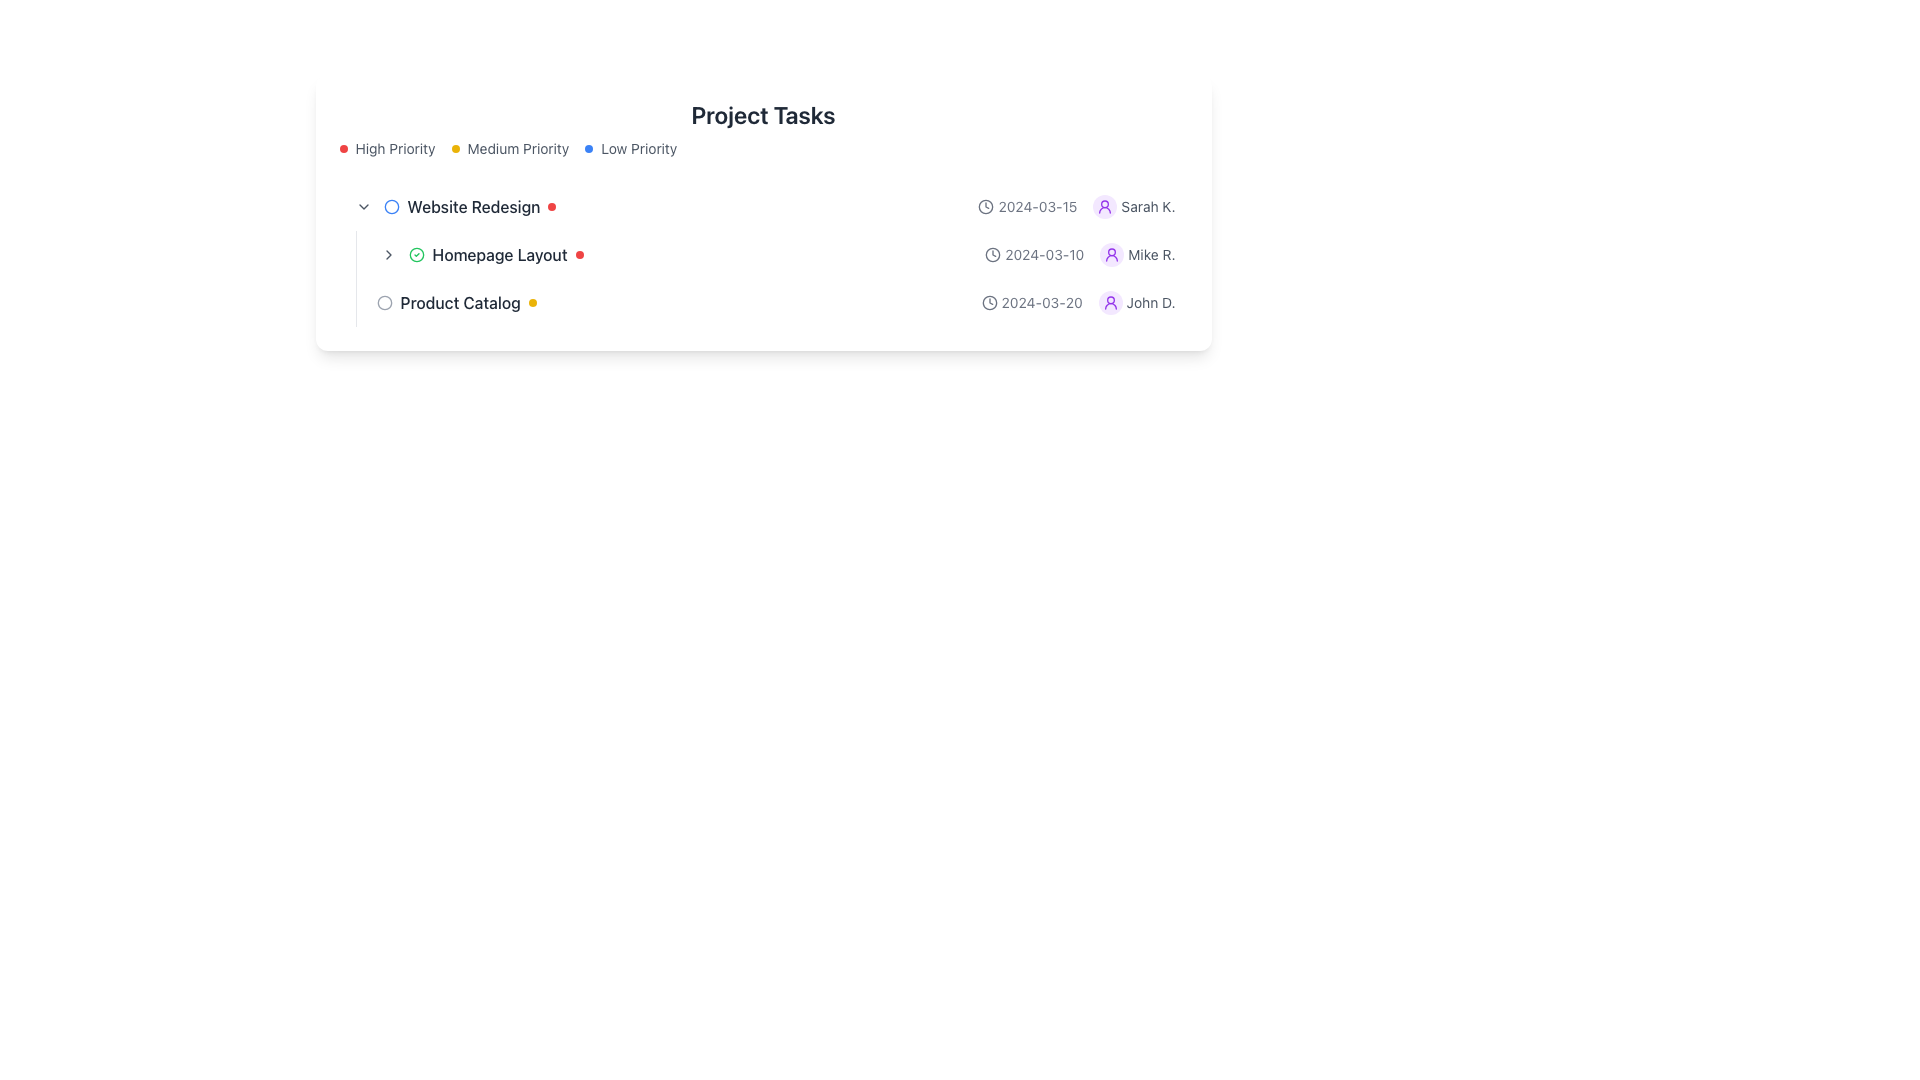  What do you see at coordinates (384, 303) in the screenshot?
I see `the circular graphical element with a light gray shade, located adjacent to the text 'Website Redesign'` at bounding box center [384, 303].